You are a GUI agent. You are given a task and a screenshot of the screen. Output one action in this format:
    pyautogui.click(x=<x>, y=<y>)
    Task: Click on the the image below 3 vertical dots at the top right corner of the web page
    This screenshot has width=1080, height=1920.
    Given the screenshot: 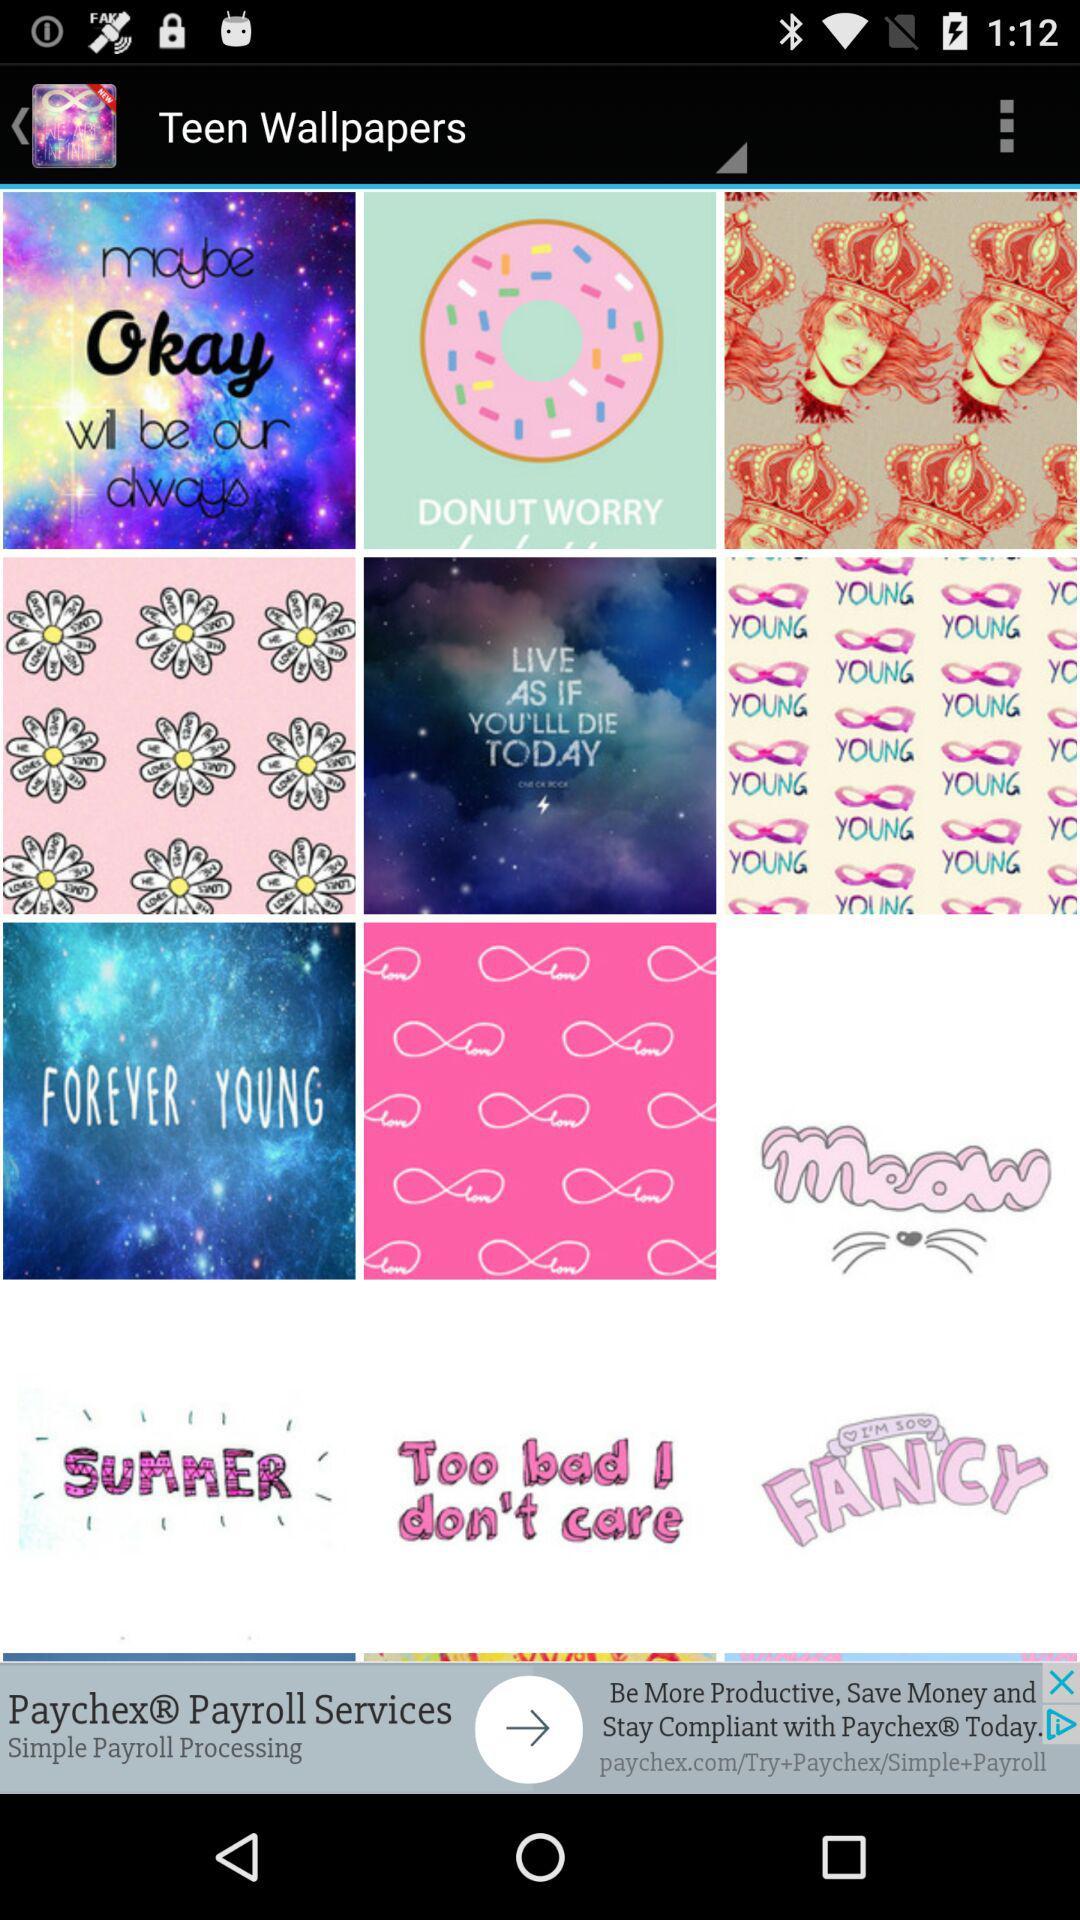 What is the action you would take?
    pyautogui.click(x=902, y=370)
    